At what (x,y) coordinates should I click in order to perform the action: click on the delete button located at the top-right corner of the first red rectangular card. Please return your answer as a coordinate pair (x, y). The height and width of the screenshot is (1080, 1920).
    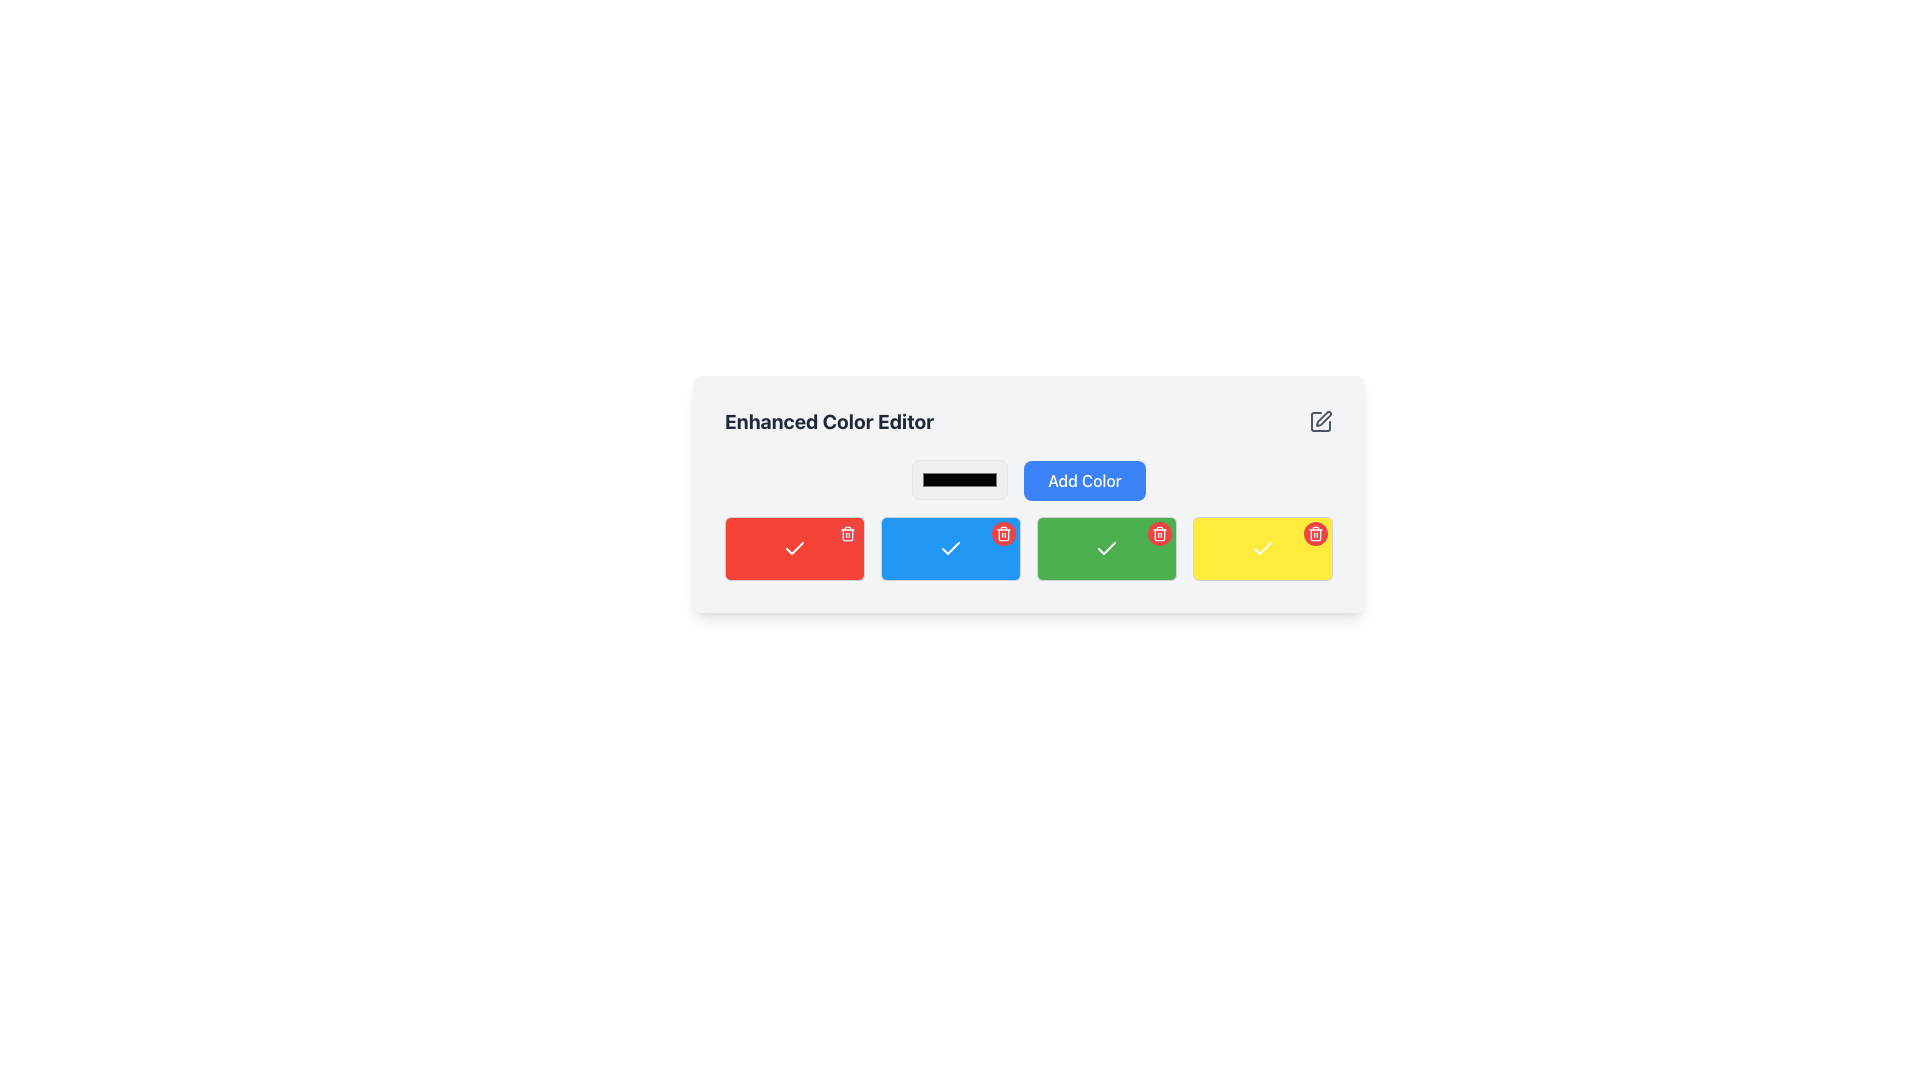
    Looking at the image, I should click on (848, 532).